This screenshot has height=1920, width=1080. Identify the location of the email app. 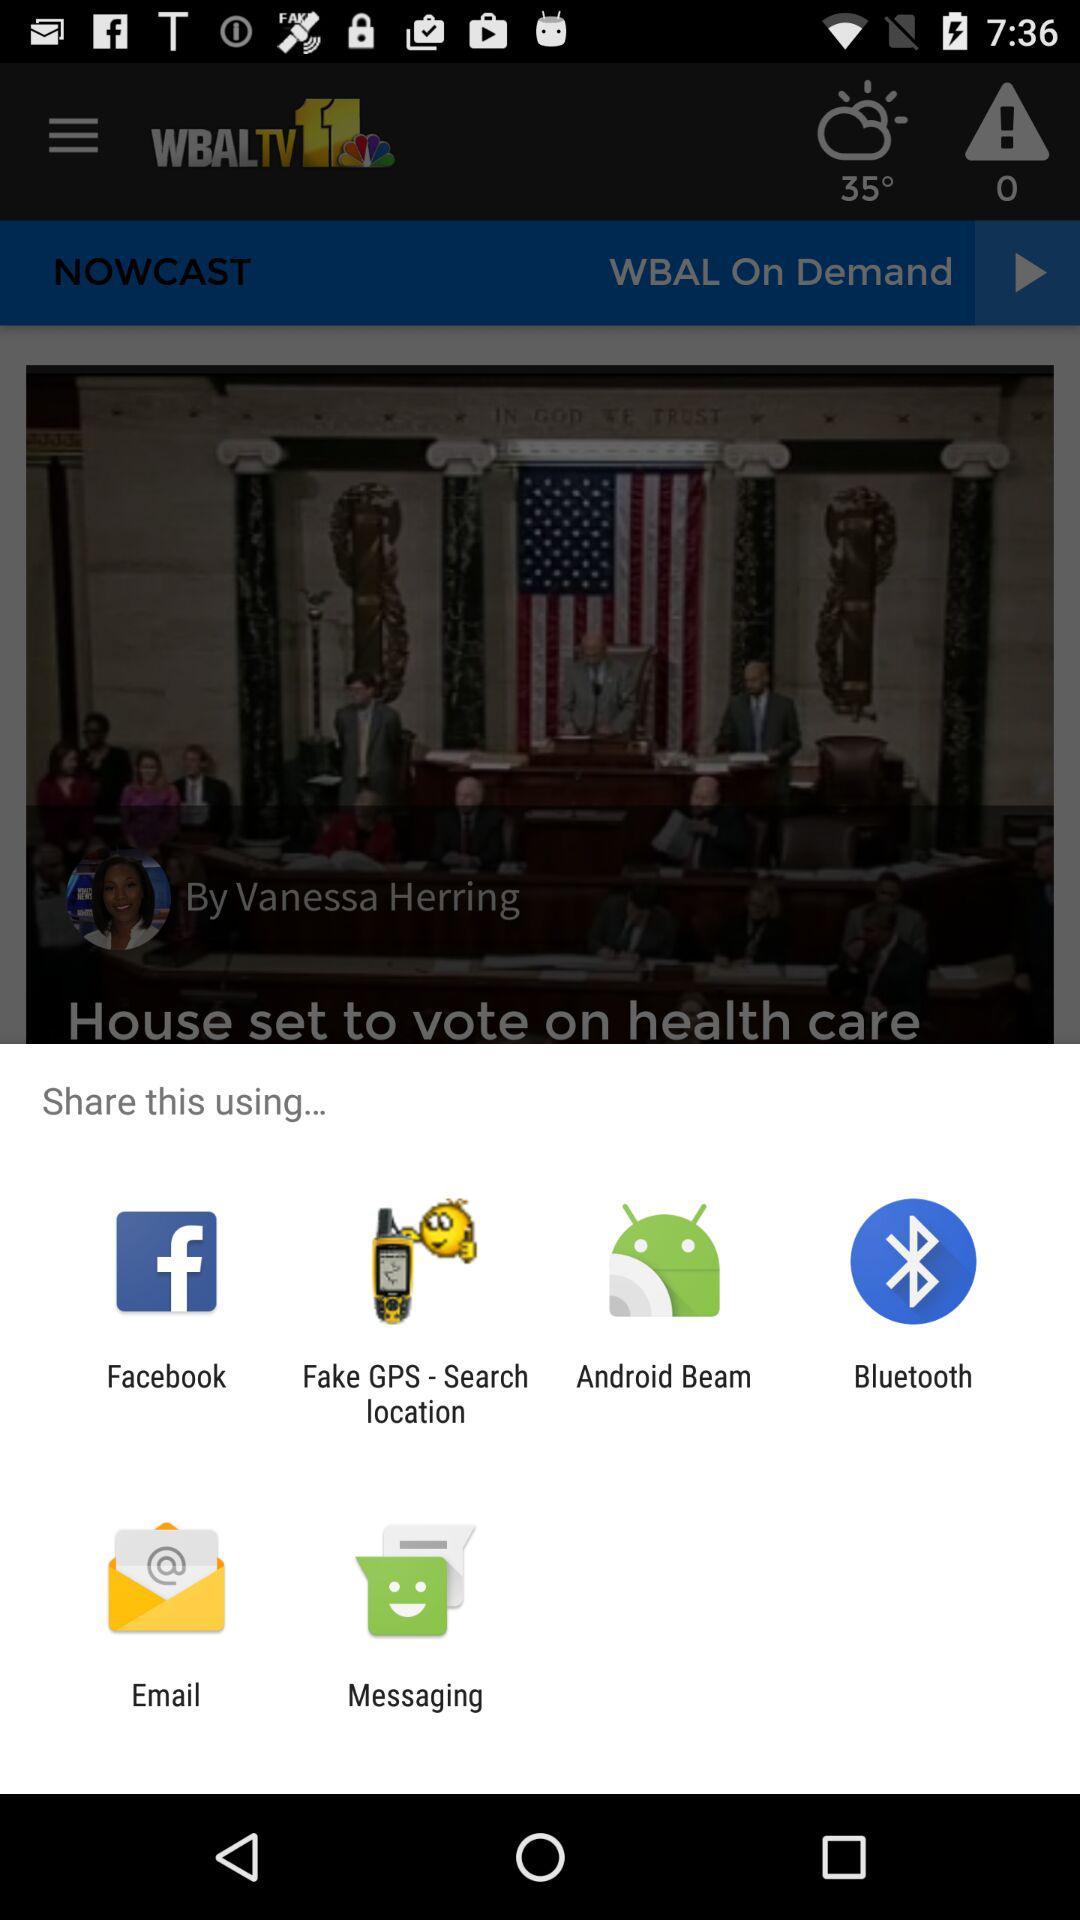
(165, 1711).